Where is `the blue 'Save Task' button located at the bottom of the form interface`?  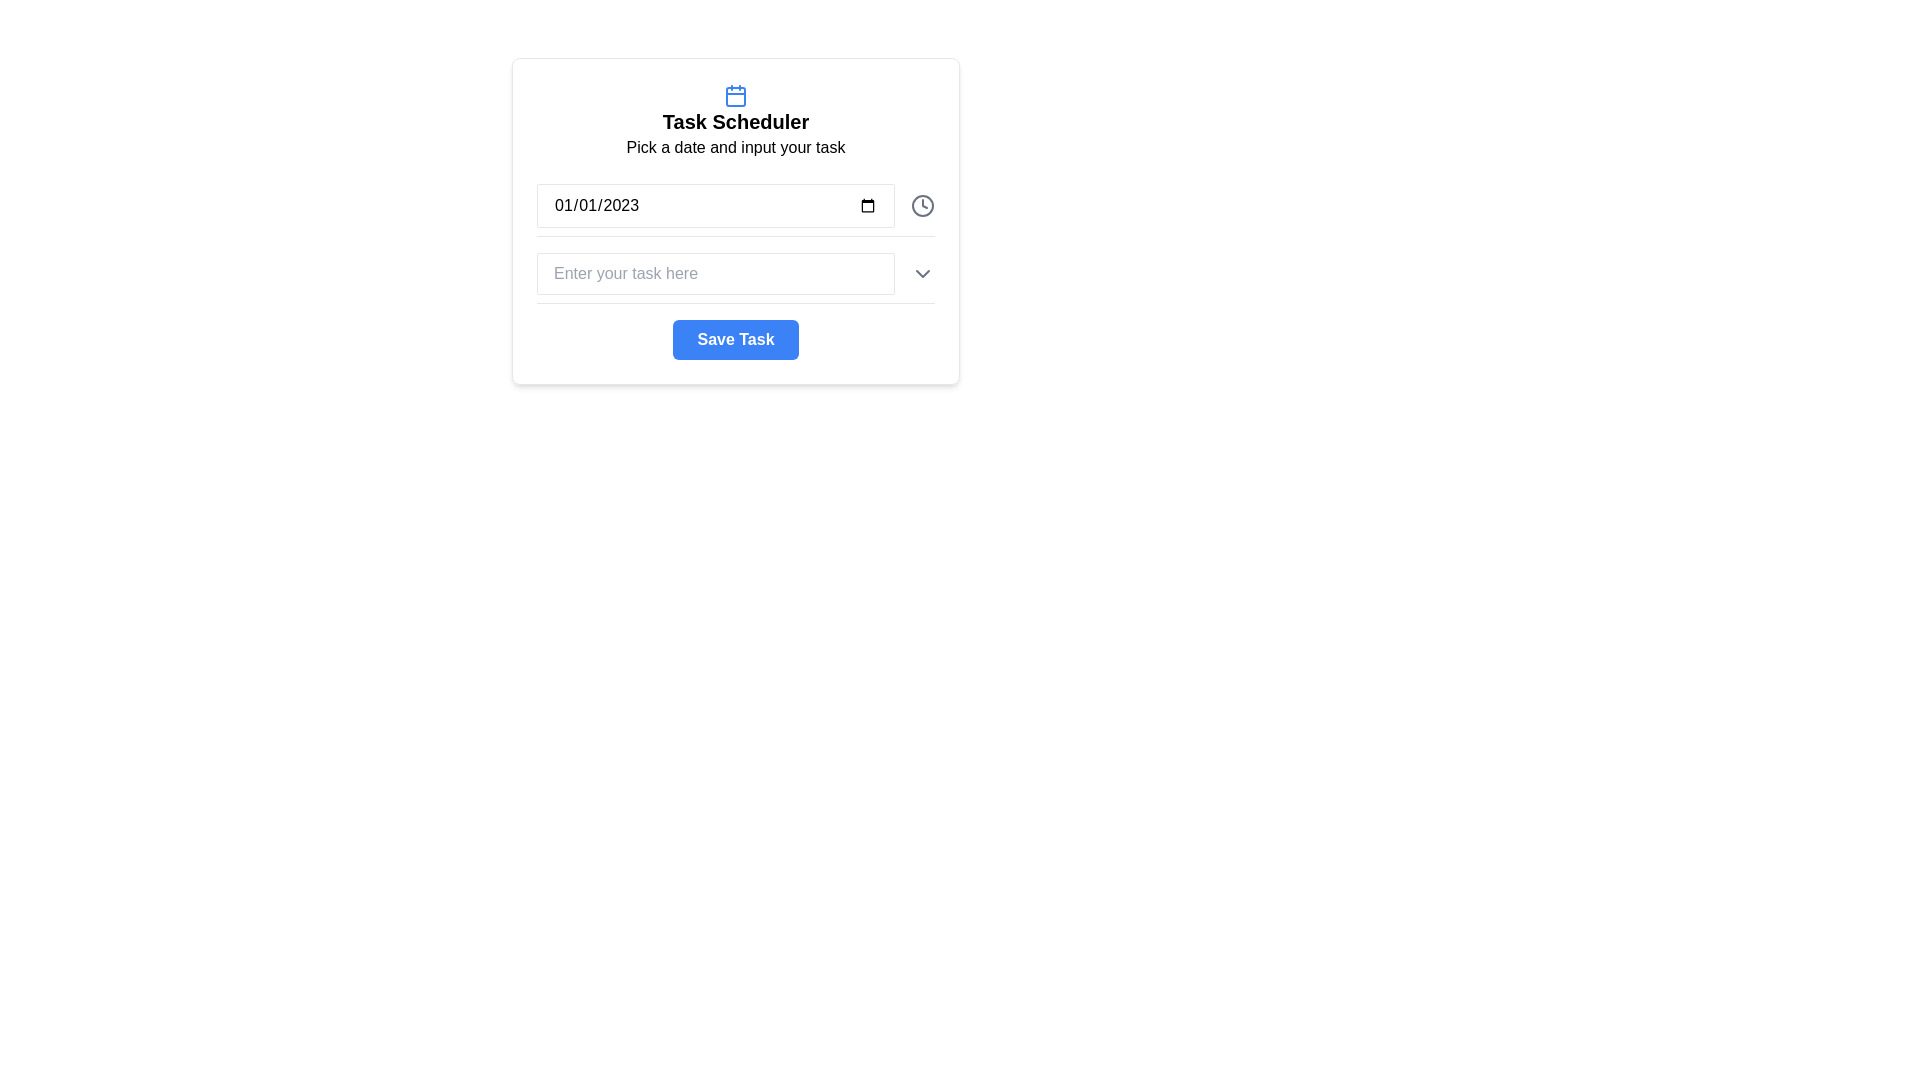 the blue 'Save Task' button located at the bottom of the form interface is located at coordinates (734, 338).